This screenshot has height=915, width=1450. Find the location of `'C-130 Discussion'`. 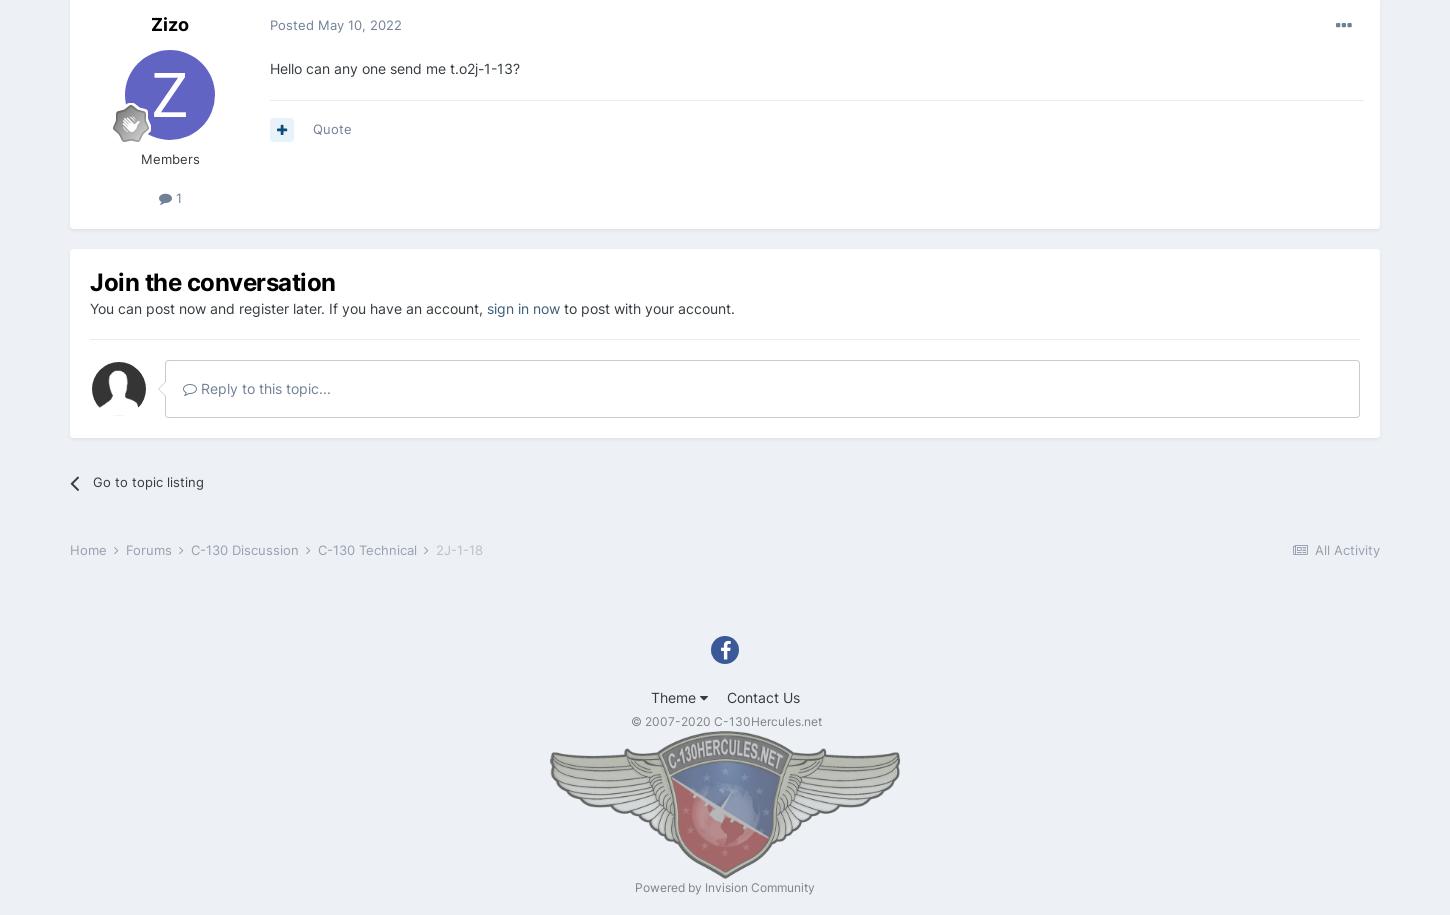

'C-130 Discussion' is located at coordinates (246, 550).